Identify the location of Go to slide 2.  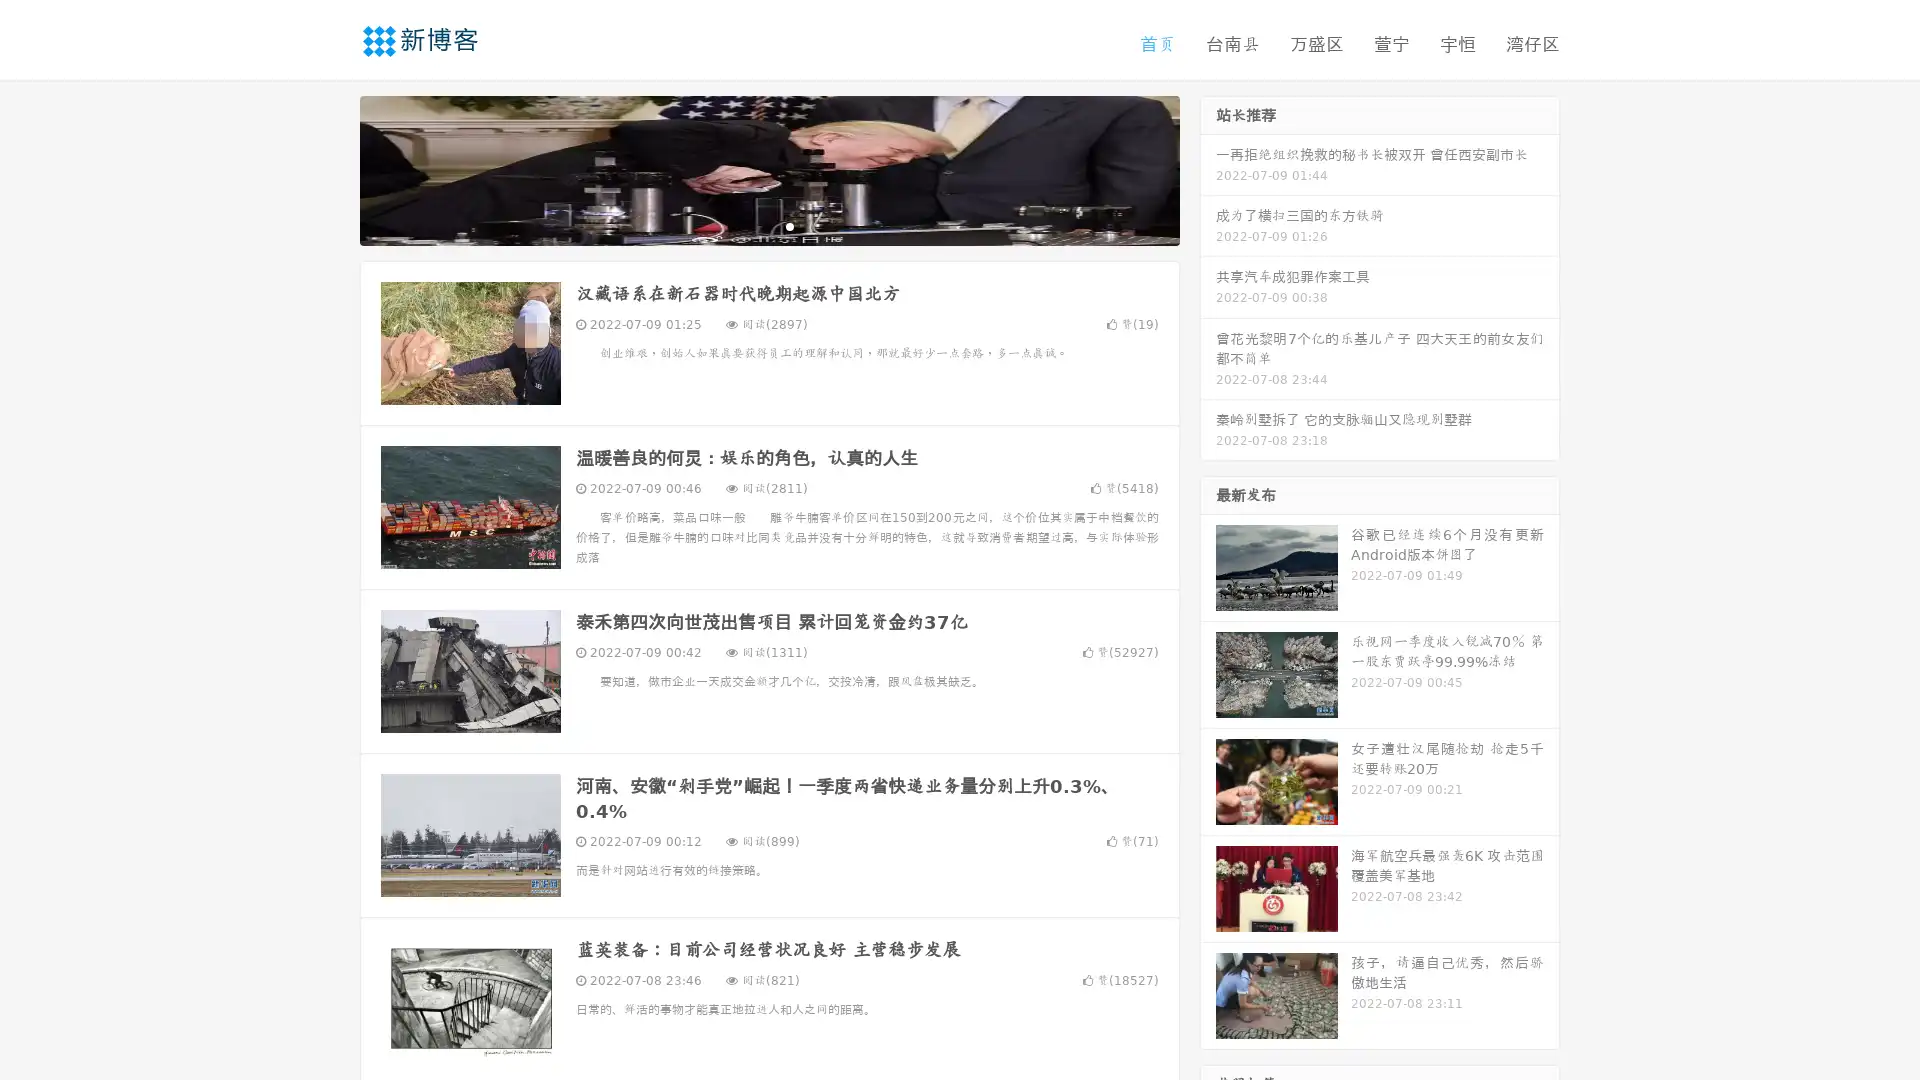
(768, 225).